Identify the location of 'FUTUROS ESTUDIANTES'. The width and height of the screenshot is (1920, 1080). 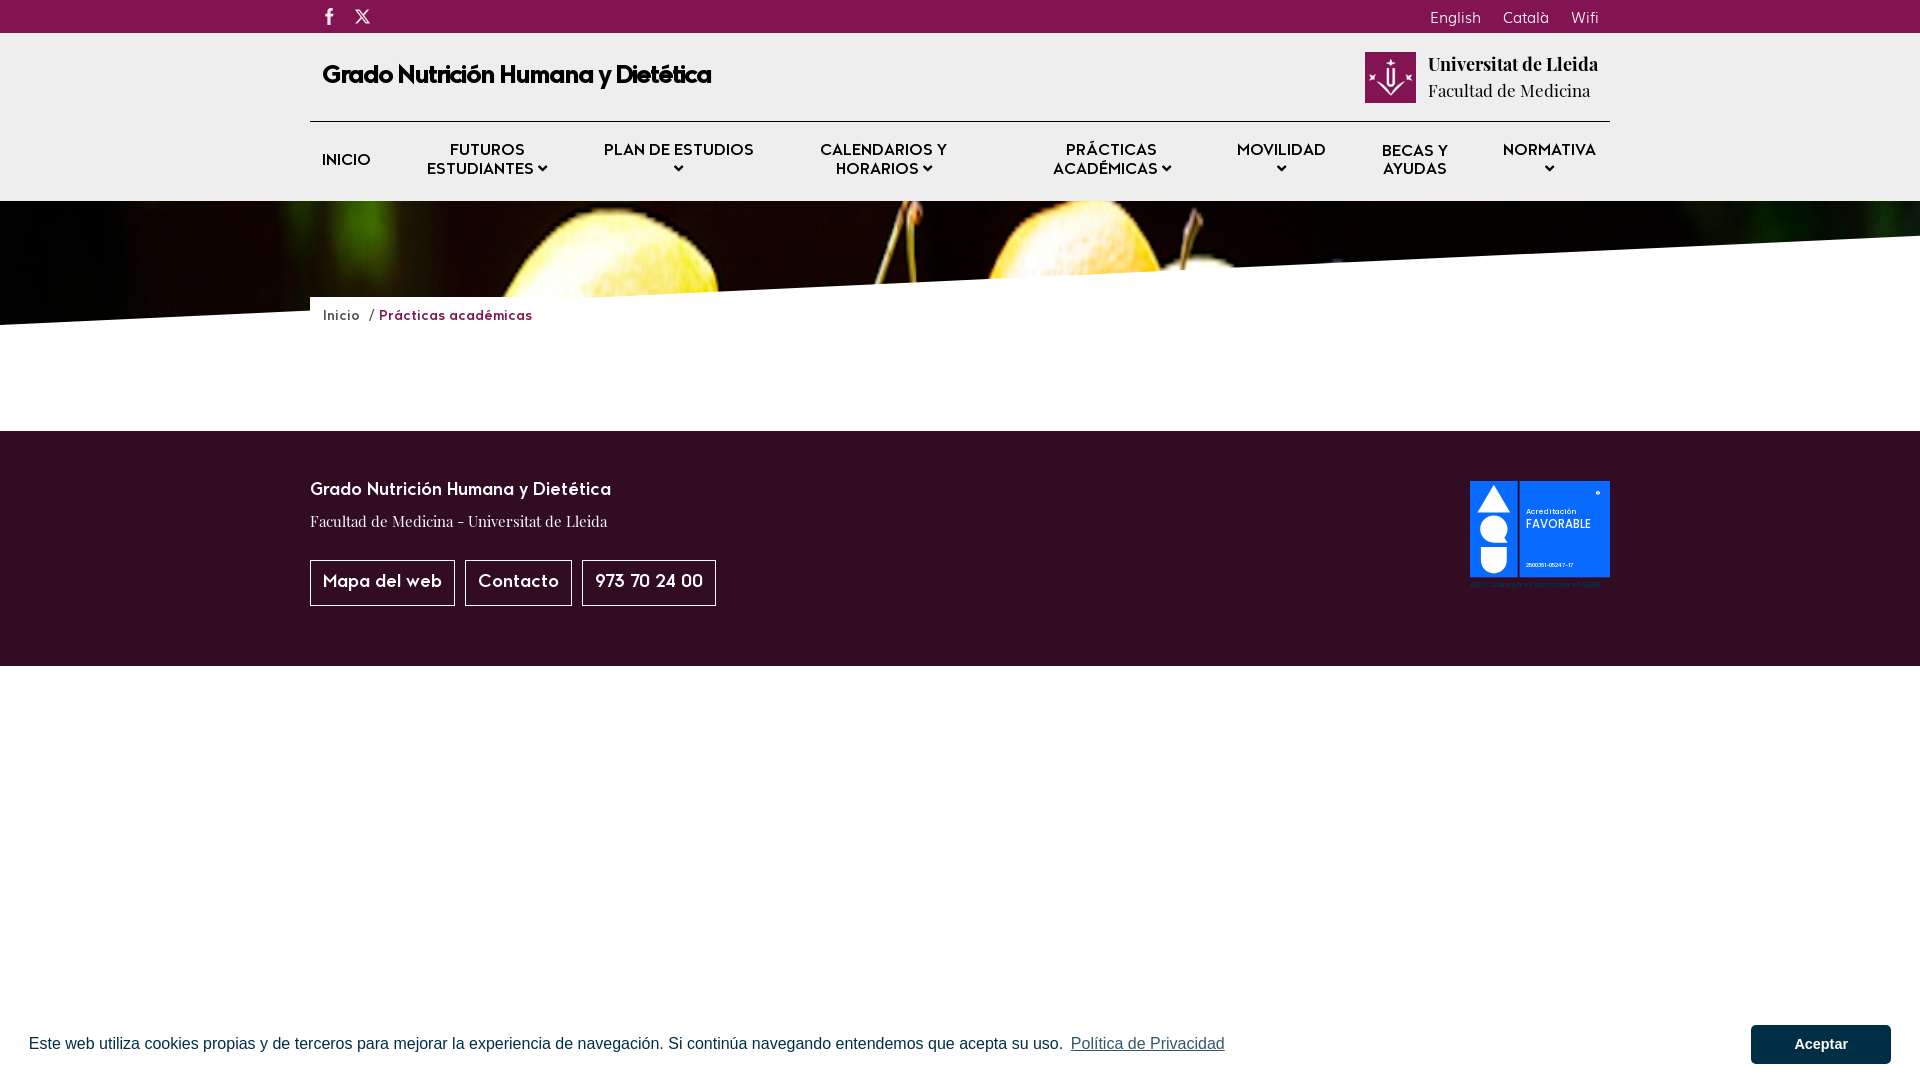
(487, 160).